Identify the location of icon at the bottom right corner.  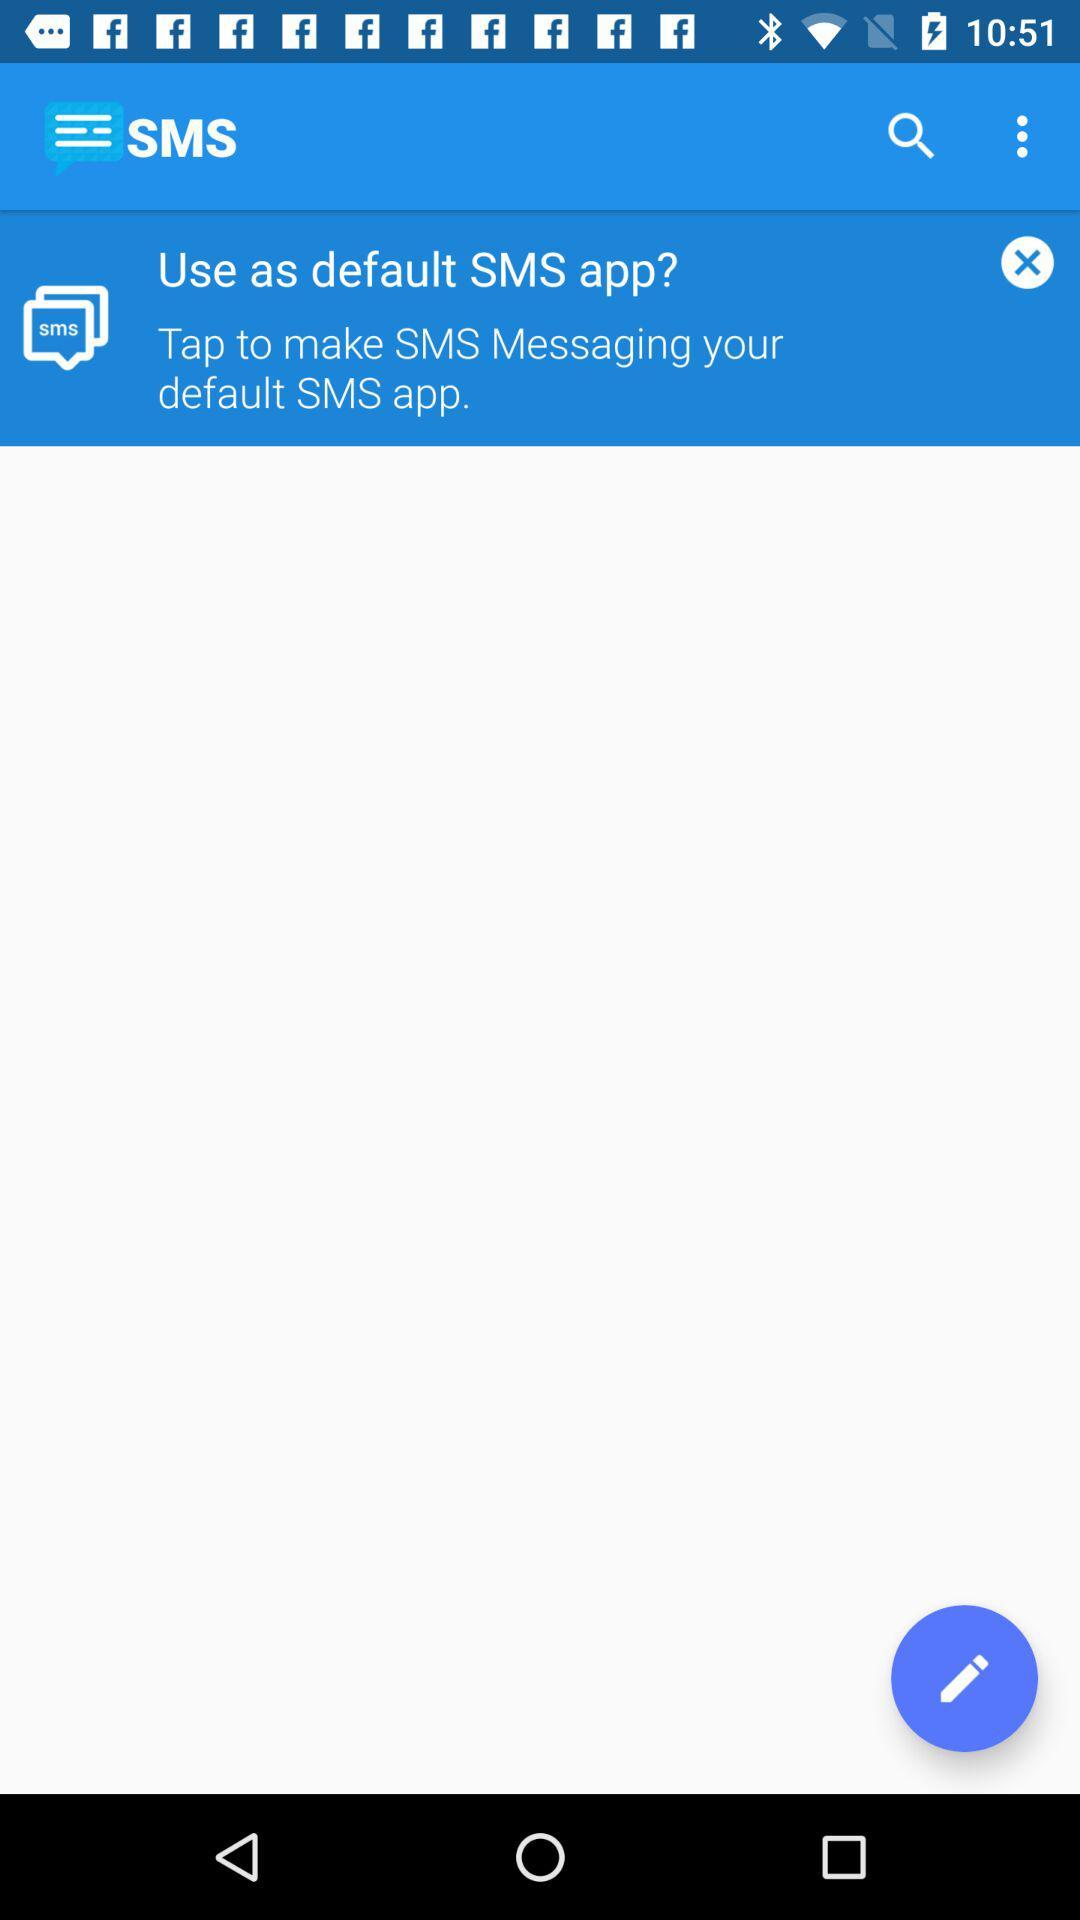
(963, 1678).